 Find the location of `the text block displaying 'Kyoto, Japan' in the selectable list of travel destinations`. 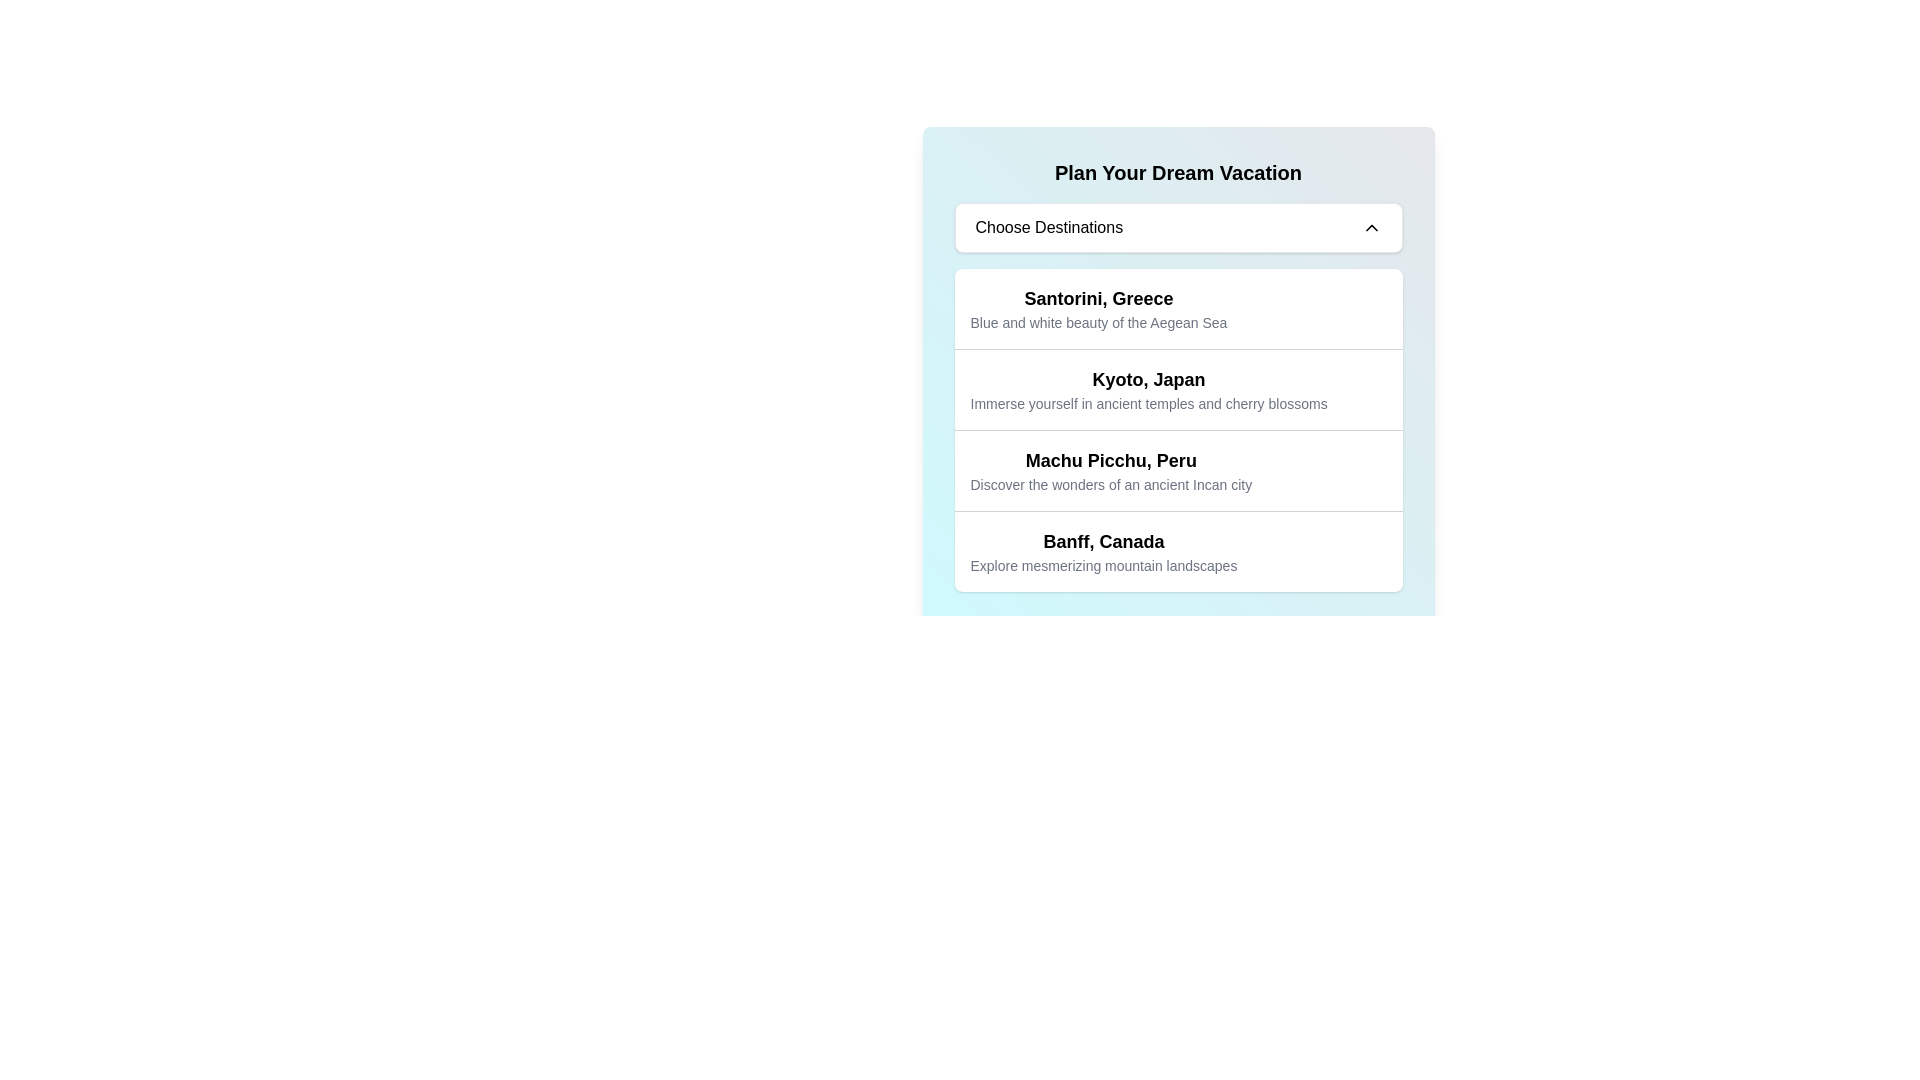

the text block displaying 'Kyoto, Japan' in the selectable list of travel destinations is located at coordinates (1178, 375).